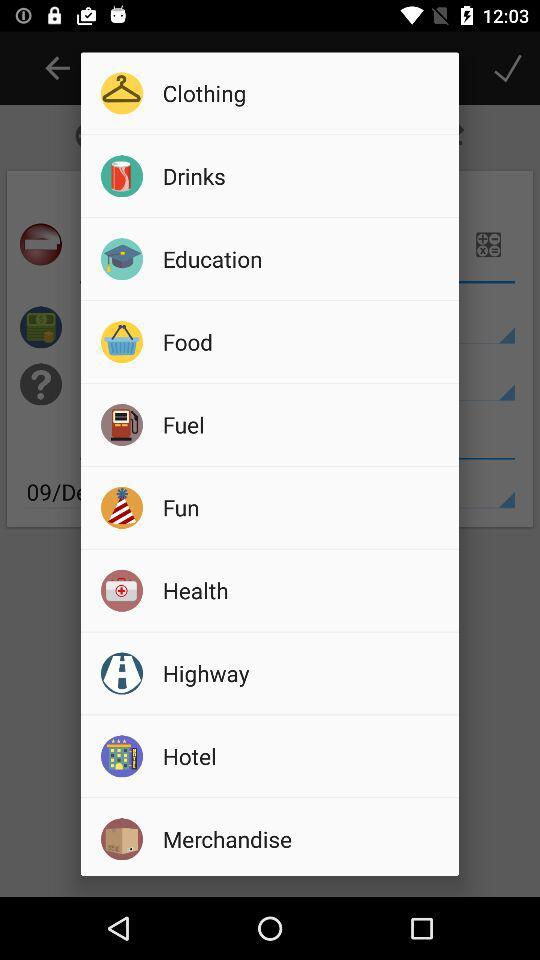 Image resolution: width=540 pixels, height=960 pixels. I want to click on the icon above the merchandise item, so click(303, 755).